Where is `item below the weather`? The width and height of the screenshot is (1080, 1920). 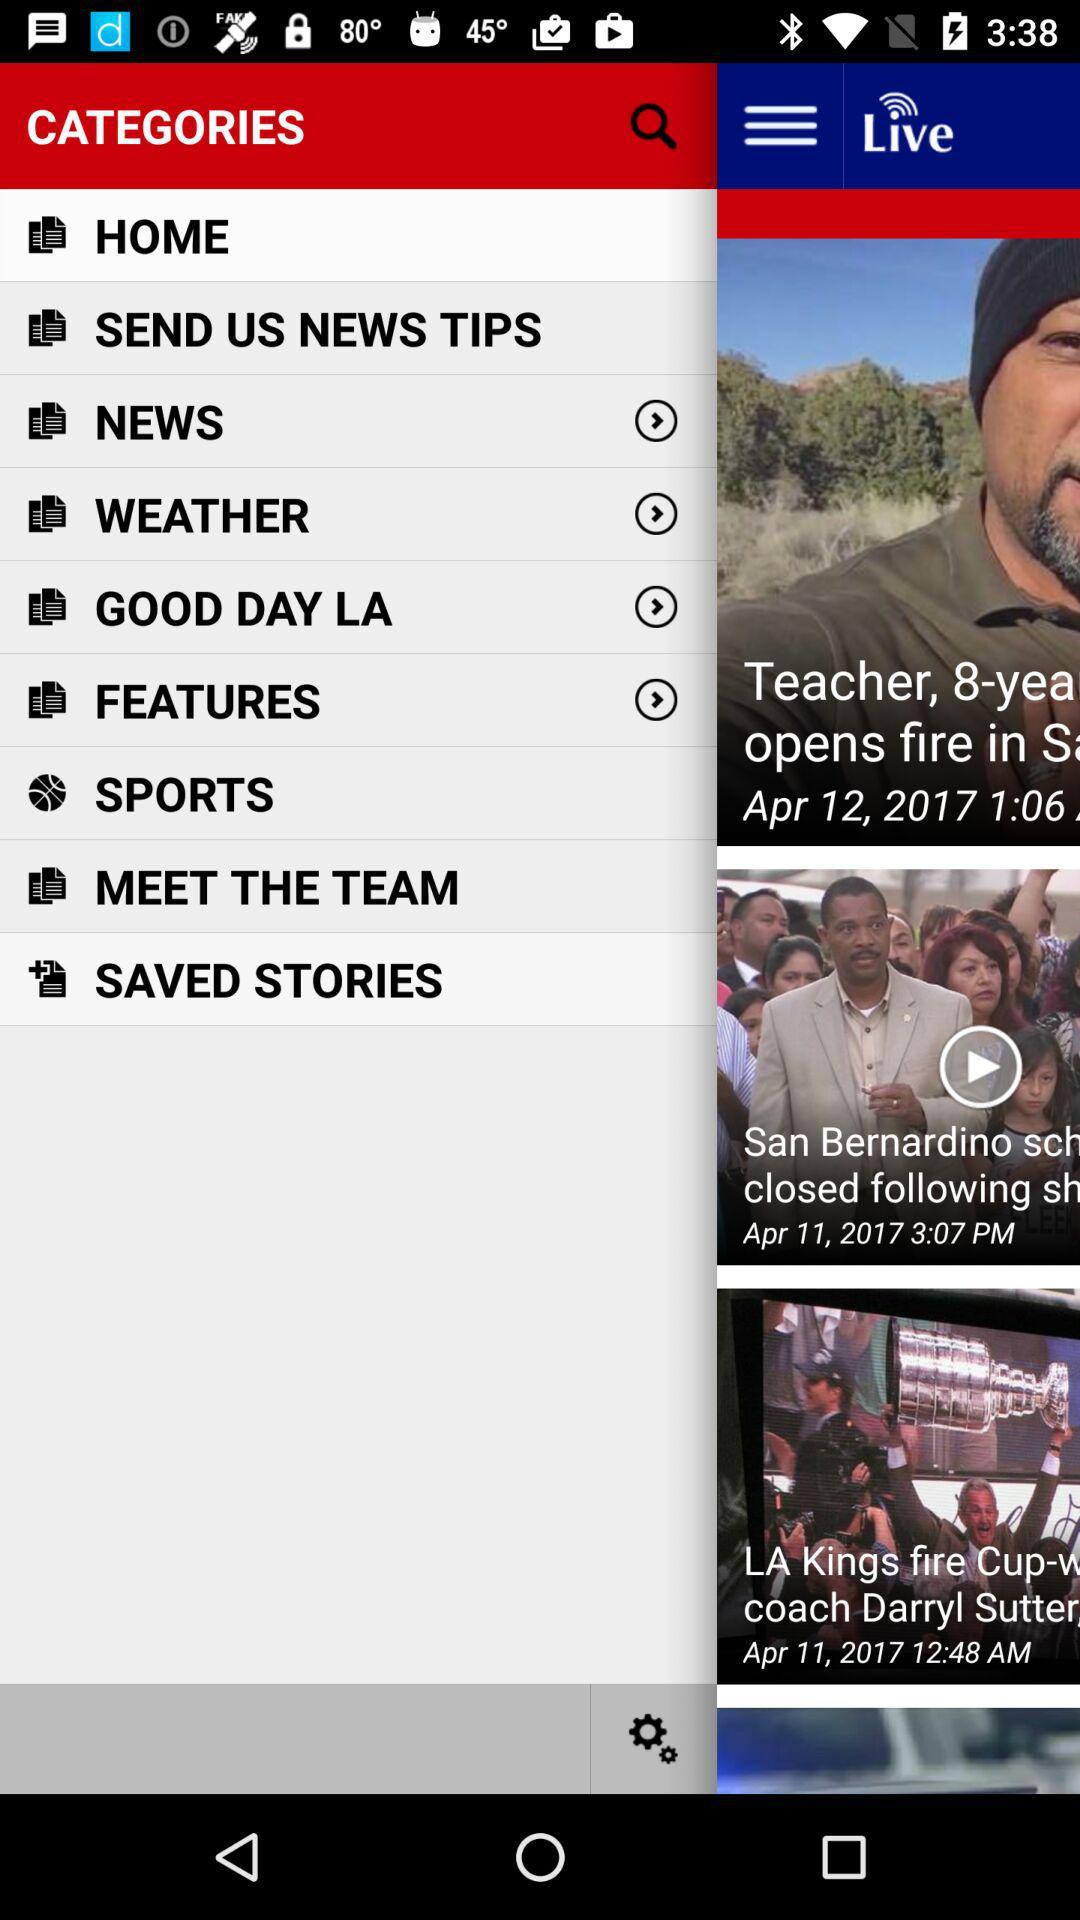 item below the weather is located at coordinates (242, 606).